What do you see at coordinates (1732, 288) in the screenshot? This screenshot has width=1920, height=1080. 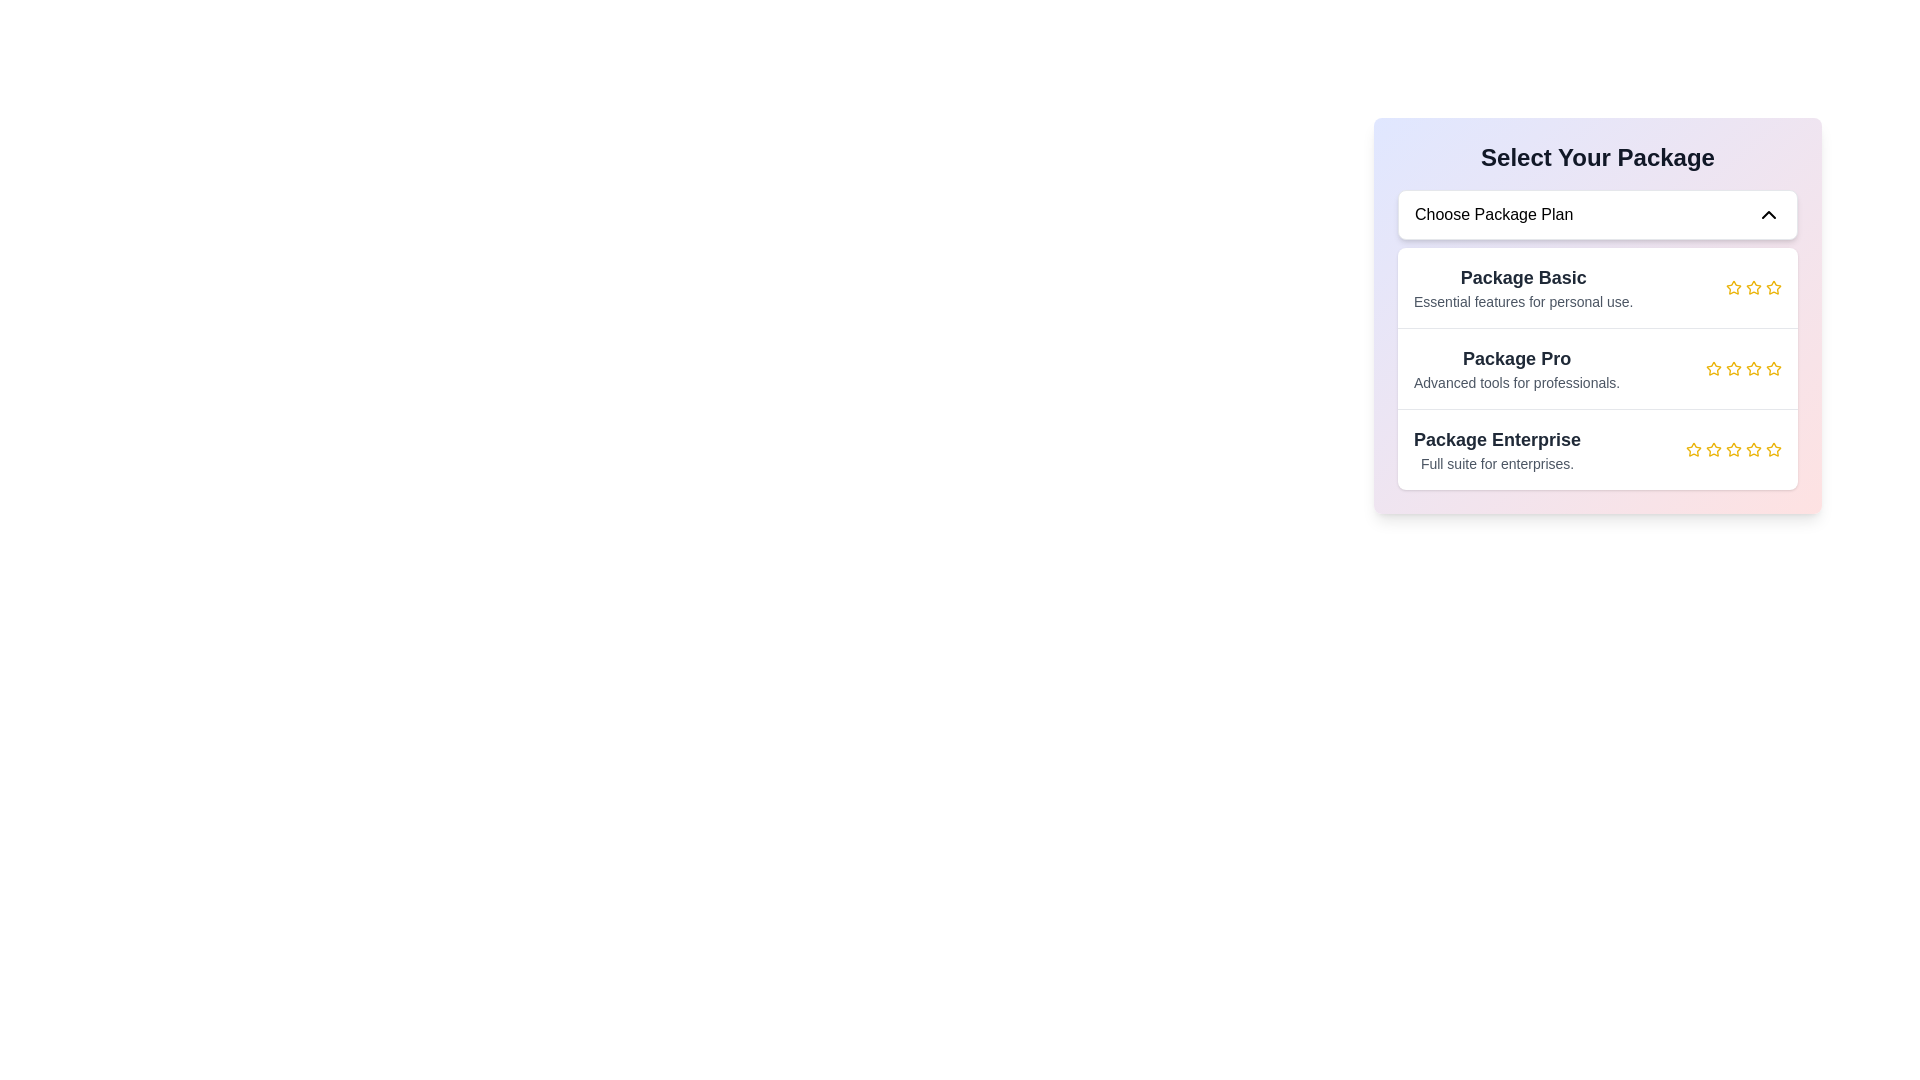 I see `the first star icon in the rating system for the 'Package Basic' entry in the package selection panel` at bounding box center [1732, 288].